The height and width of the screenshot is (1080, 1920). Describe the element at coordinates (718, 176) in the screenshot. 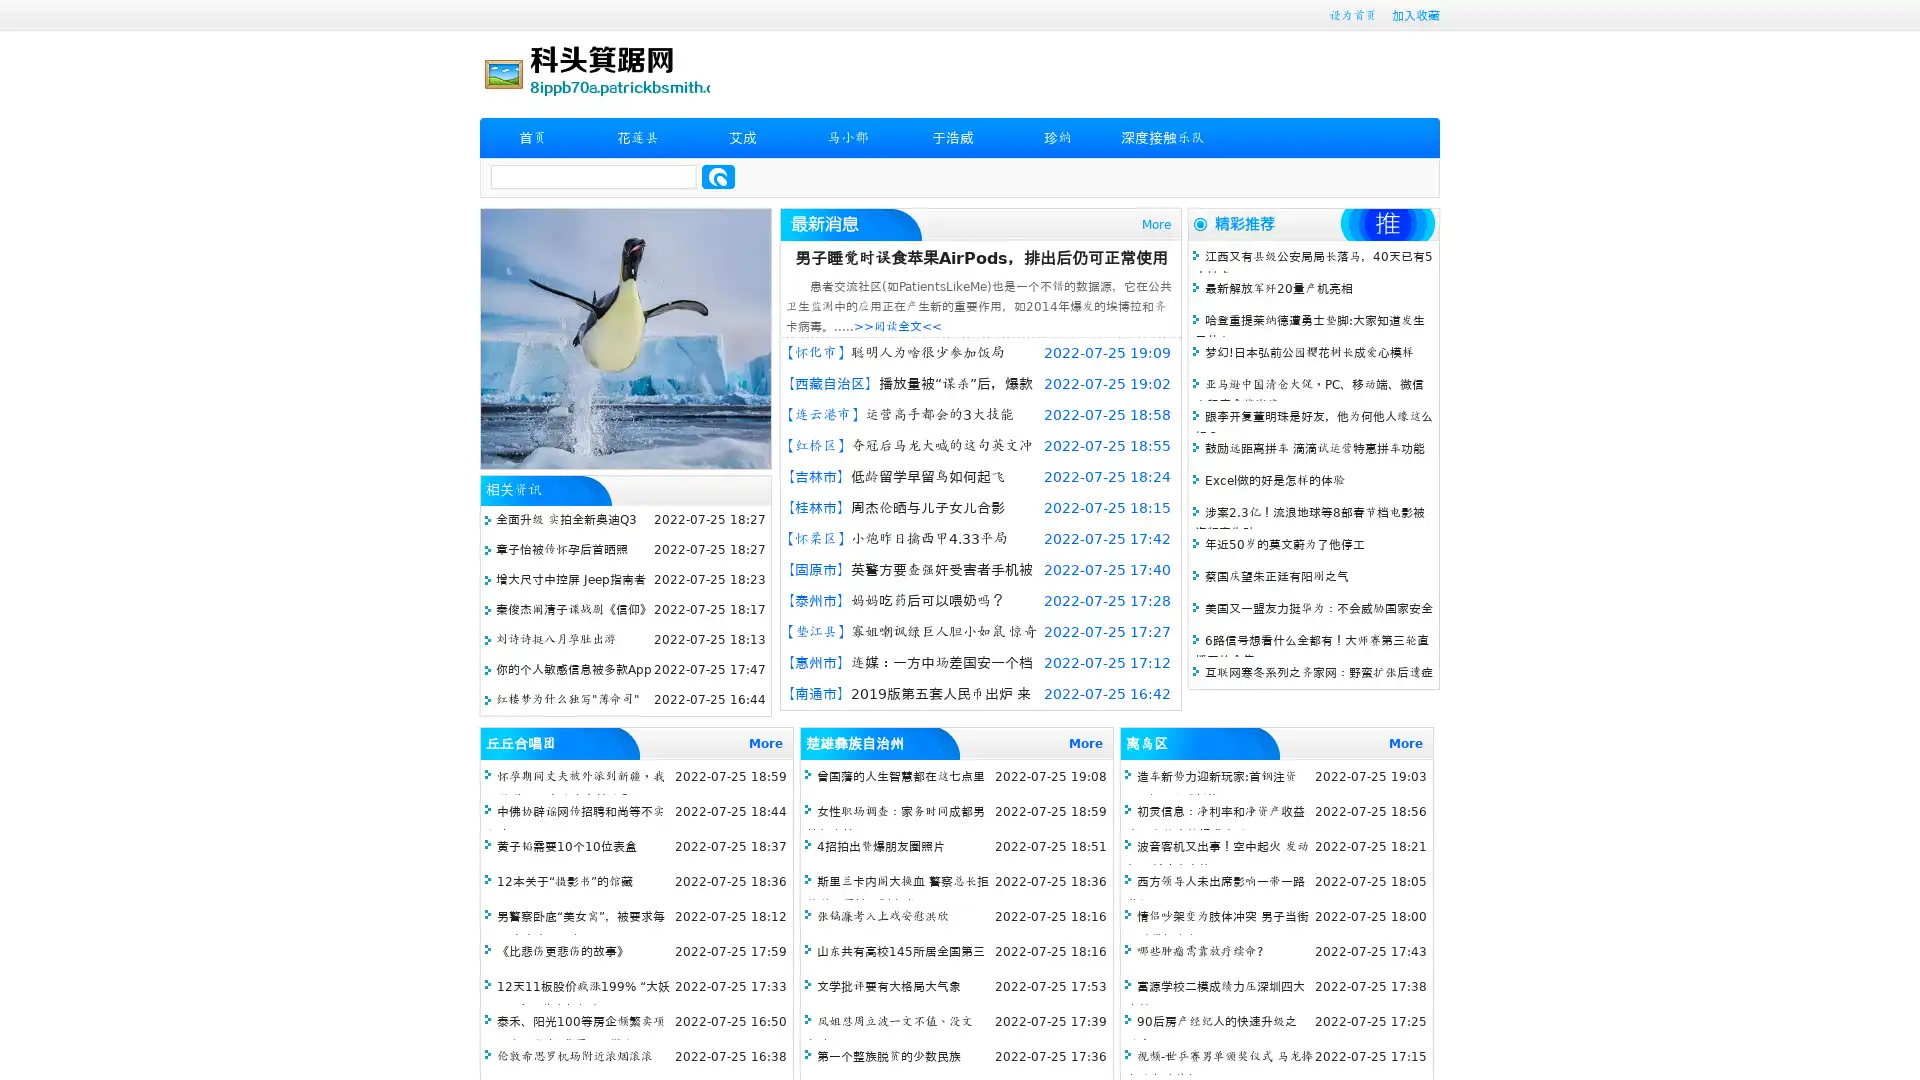

I see `Search` at that location.